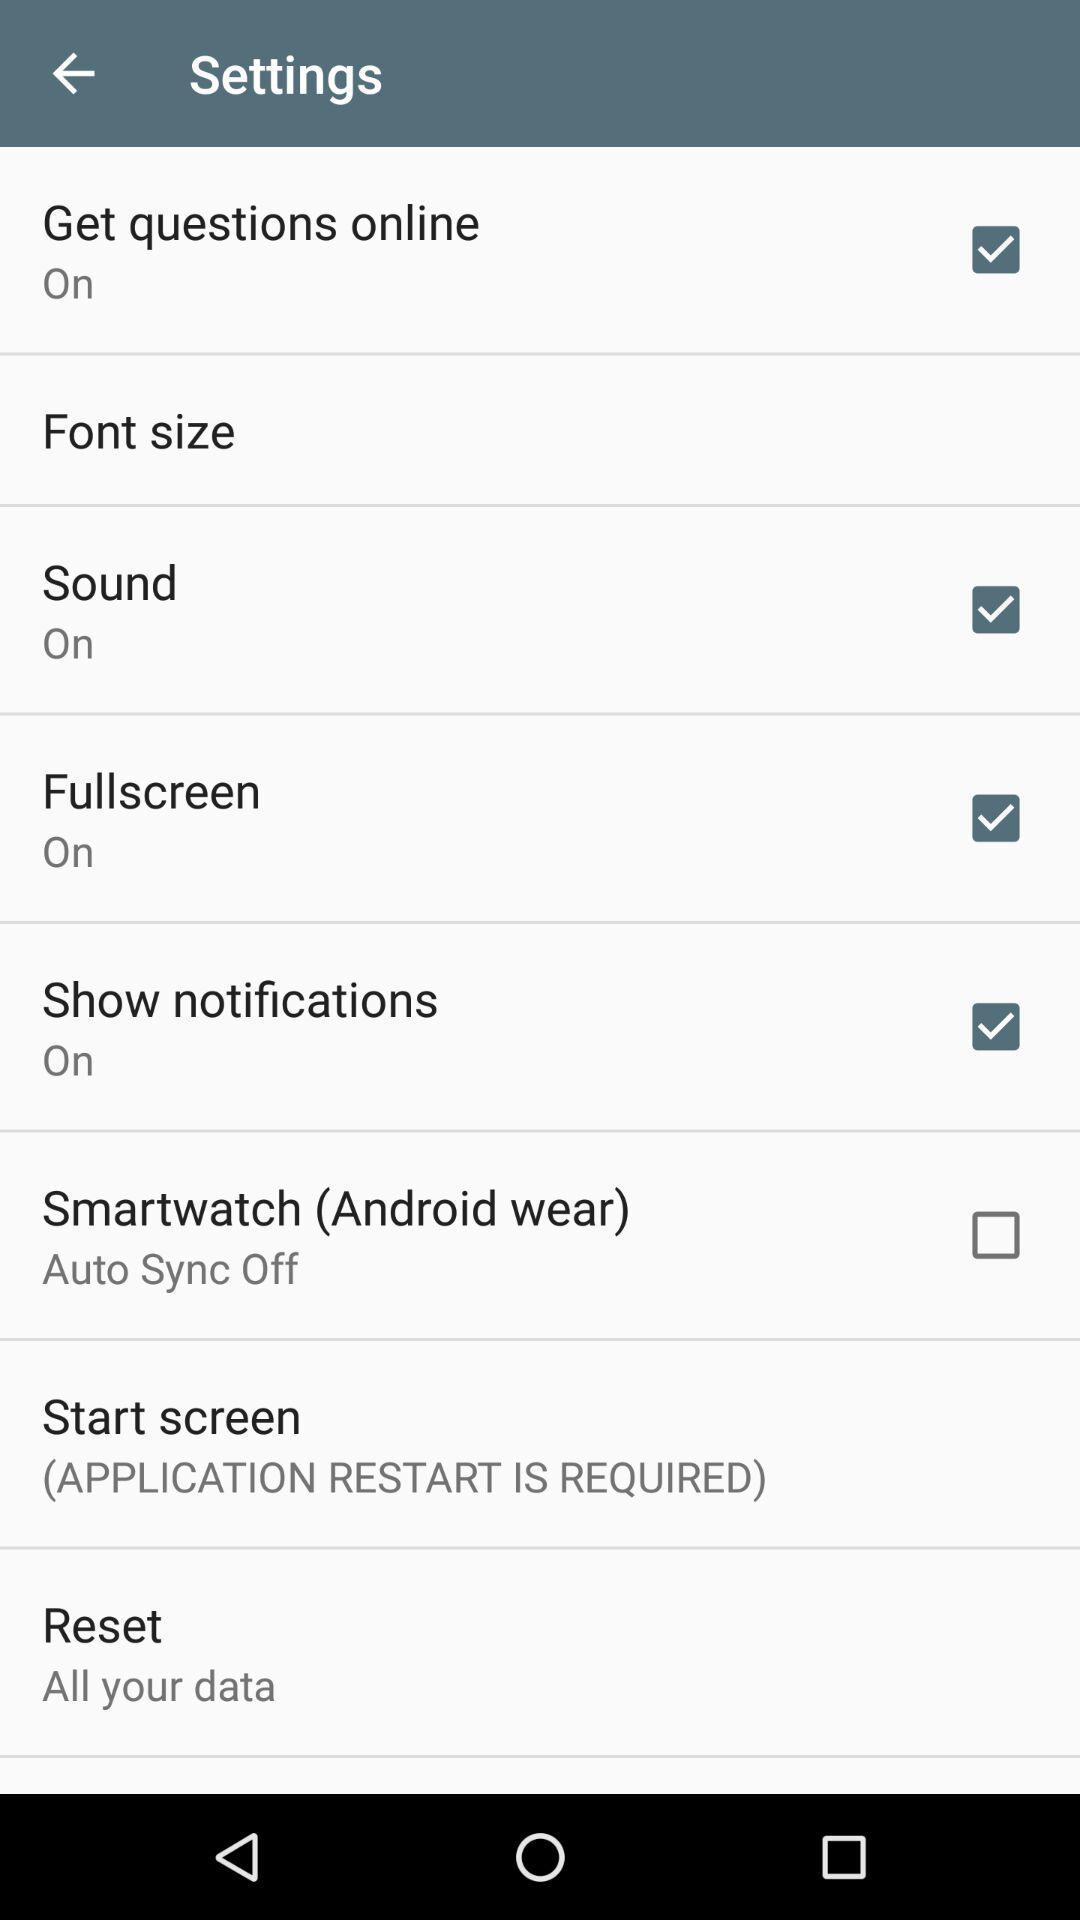  Describe the element at coordinates (239, 998) in the screenshot. I see `the icon below on item` at that location.